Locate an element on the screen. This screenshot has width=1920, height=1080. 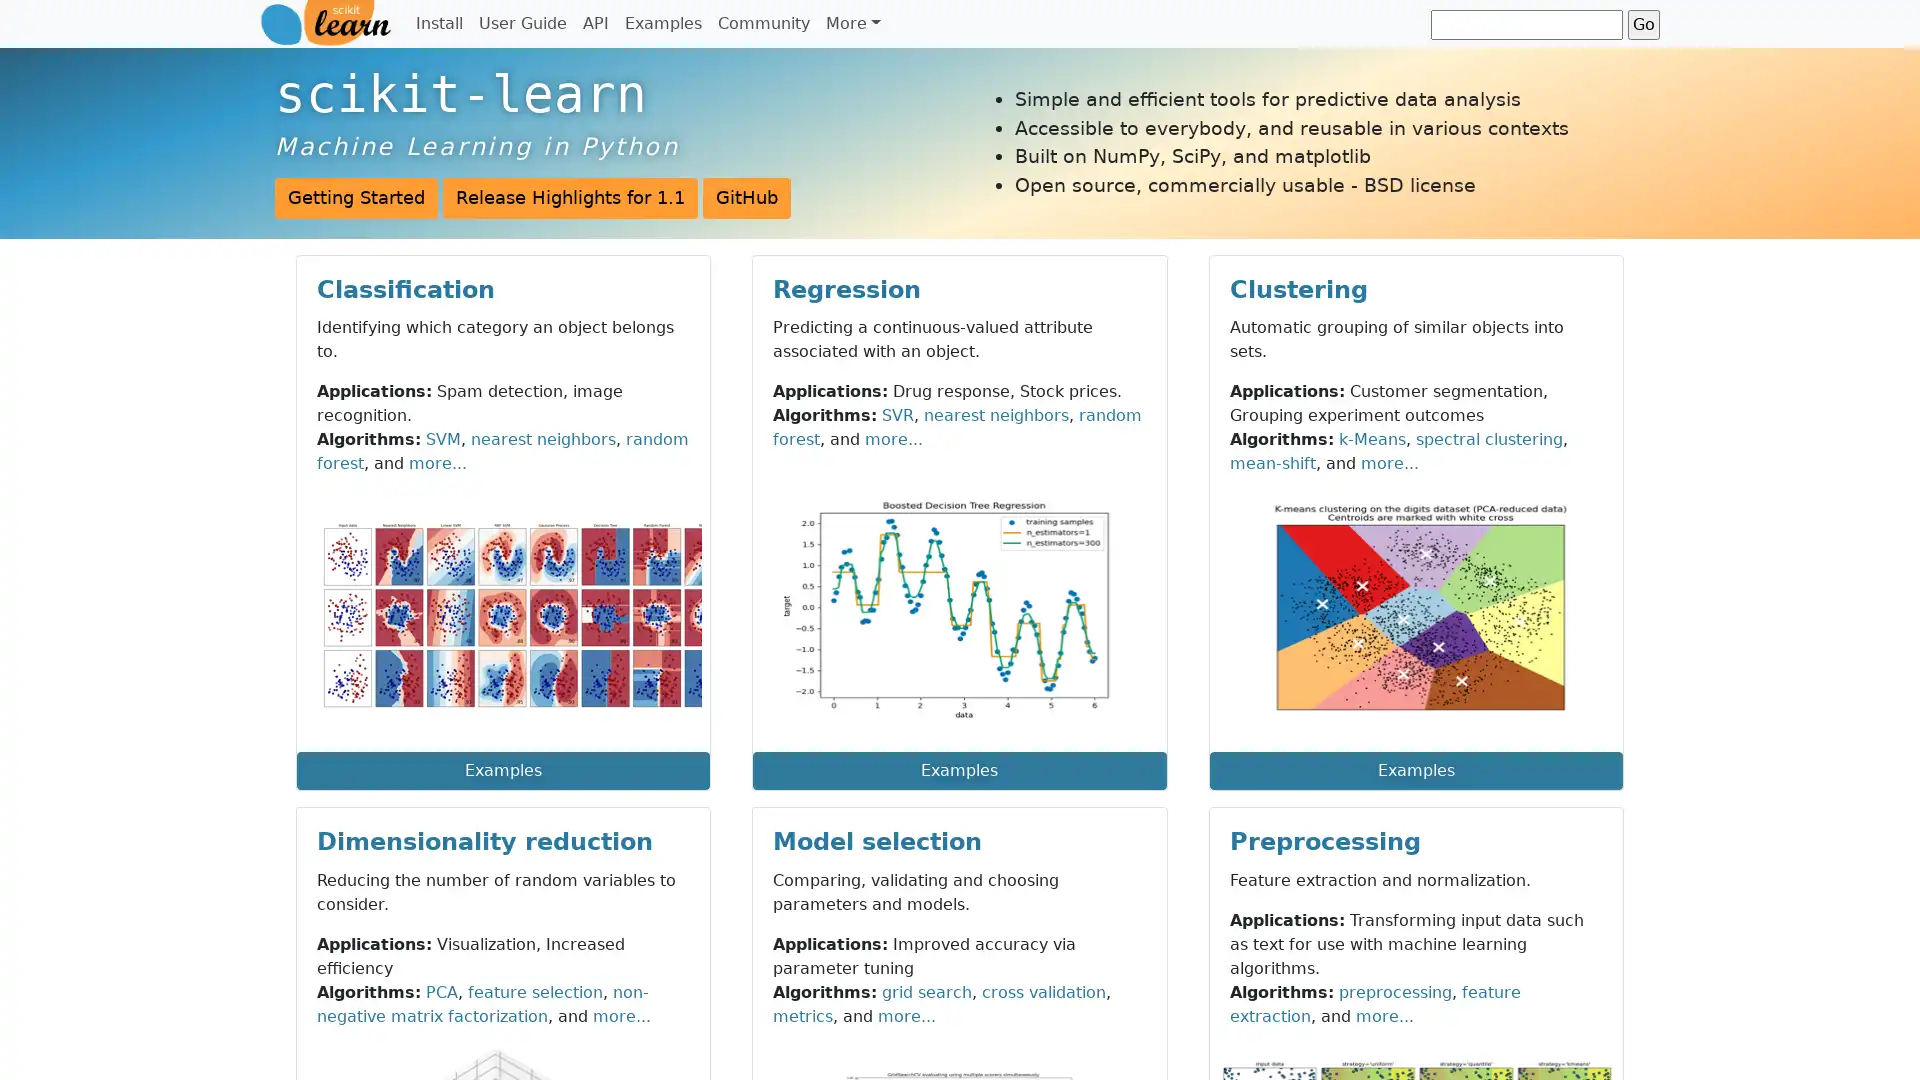
GitHub is located at coordinates (746, 197).